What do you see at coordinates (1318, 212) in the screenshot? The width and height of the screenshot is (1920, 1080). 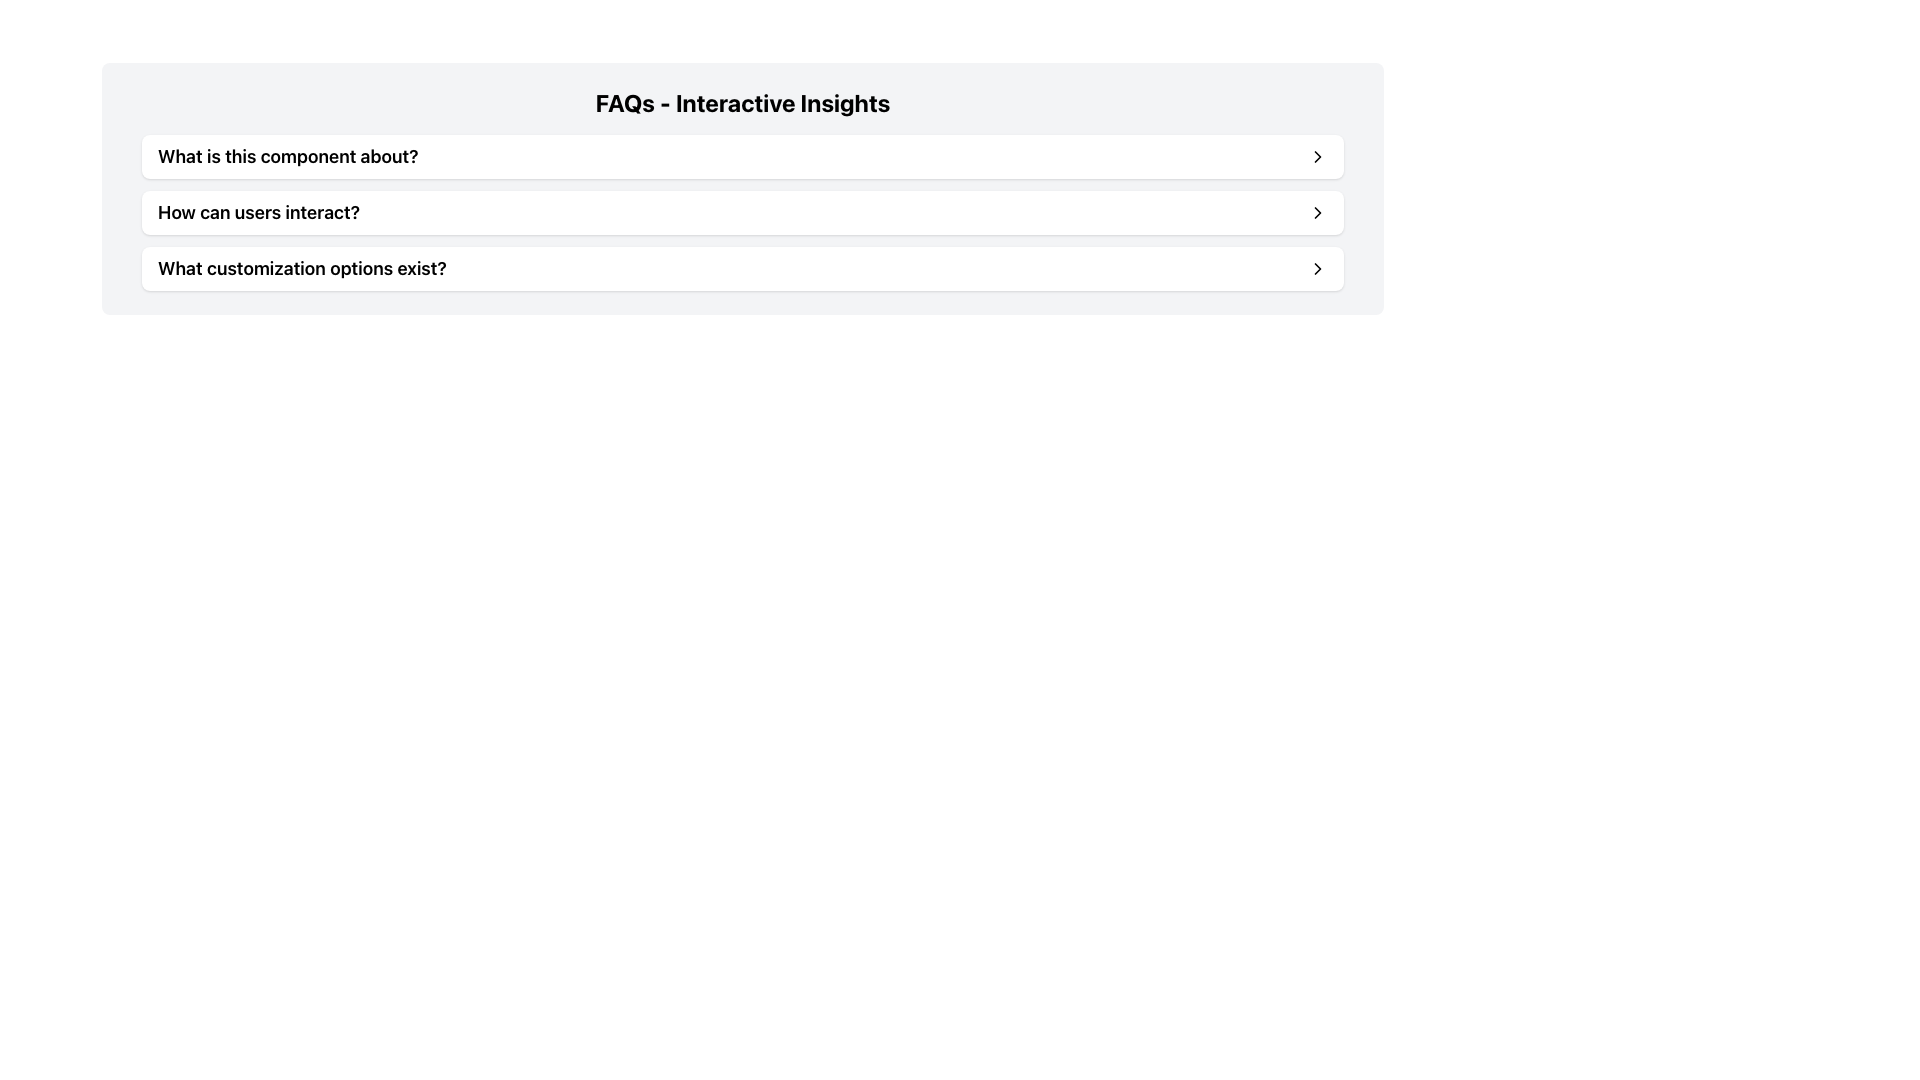 I see `the rightward arrow icon located at the far right side of the row labeled 'How can users interact?'` at bounding box center [1318, 212].